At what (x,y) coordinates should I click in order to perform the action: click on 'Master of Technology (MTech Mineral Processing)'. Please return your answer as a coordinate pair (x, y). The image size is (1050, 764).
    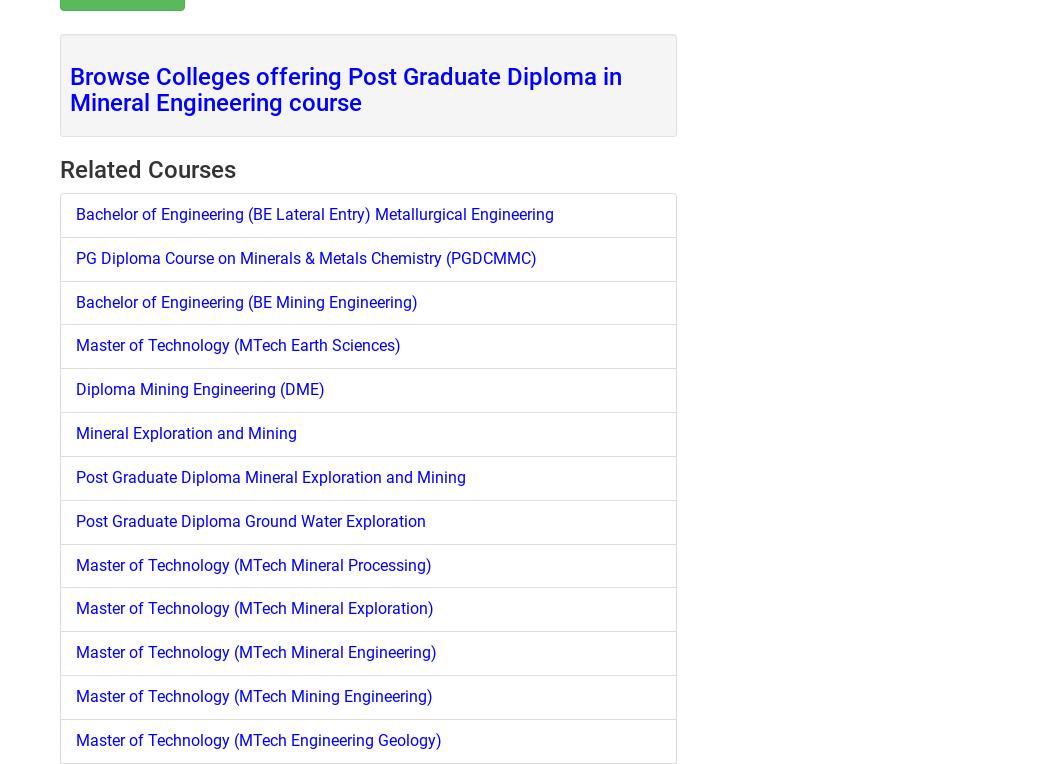
    Looking at the image, I should click on (253, 564).